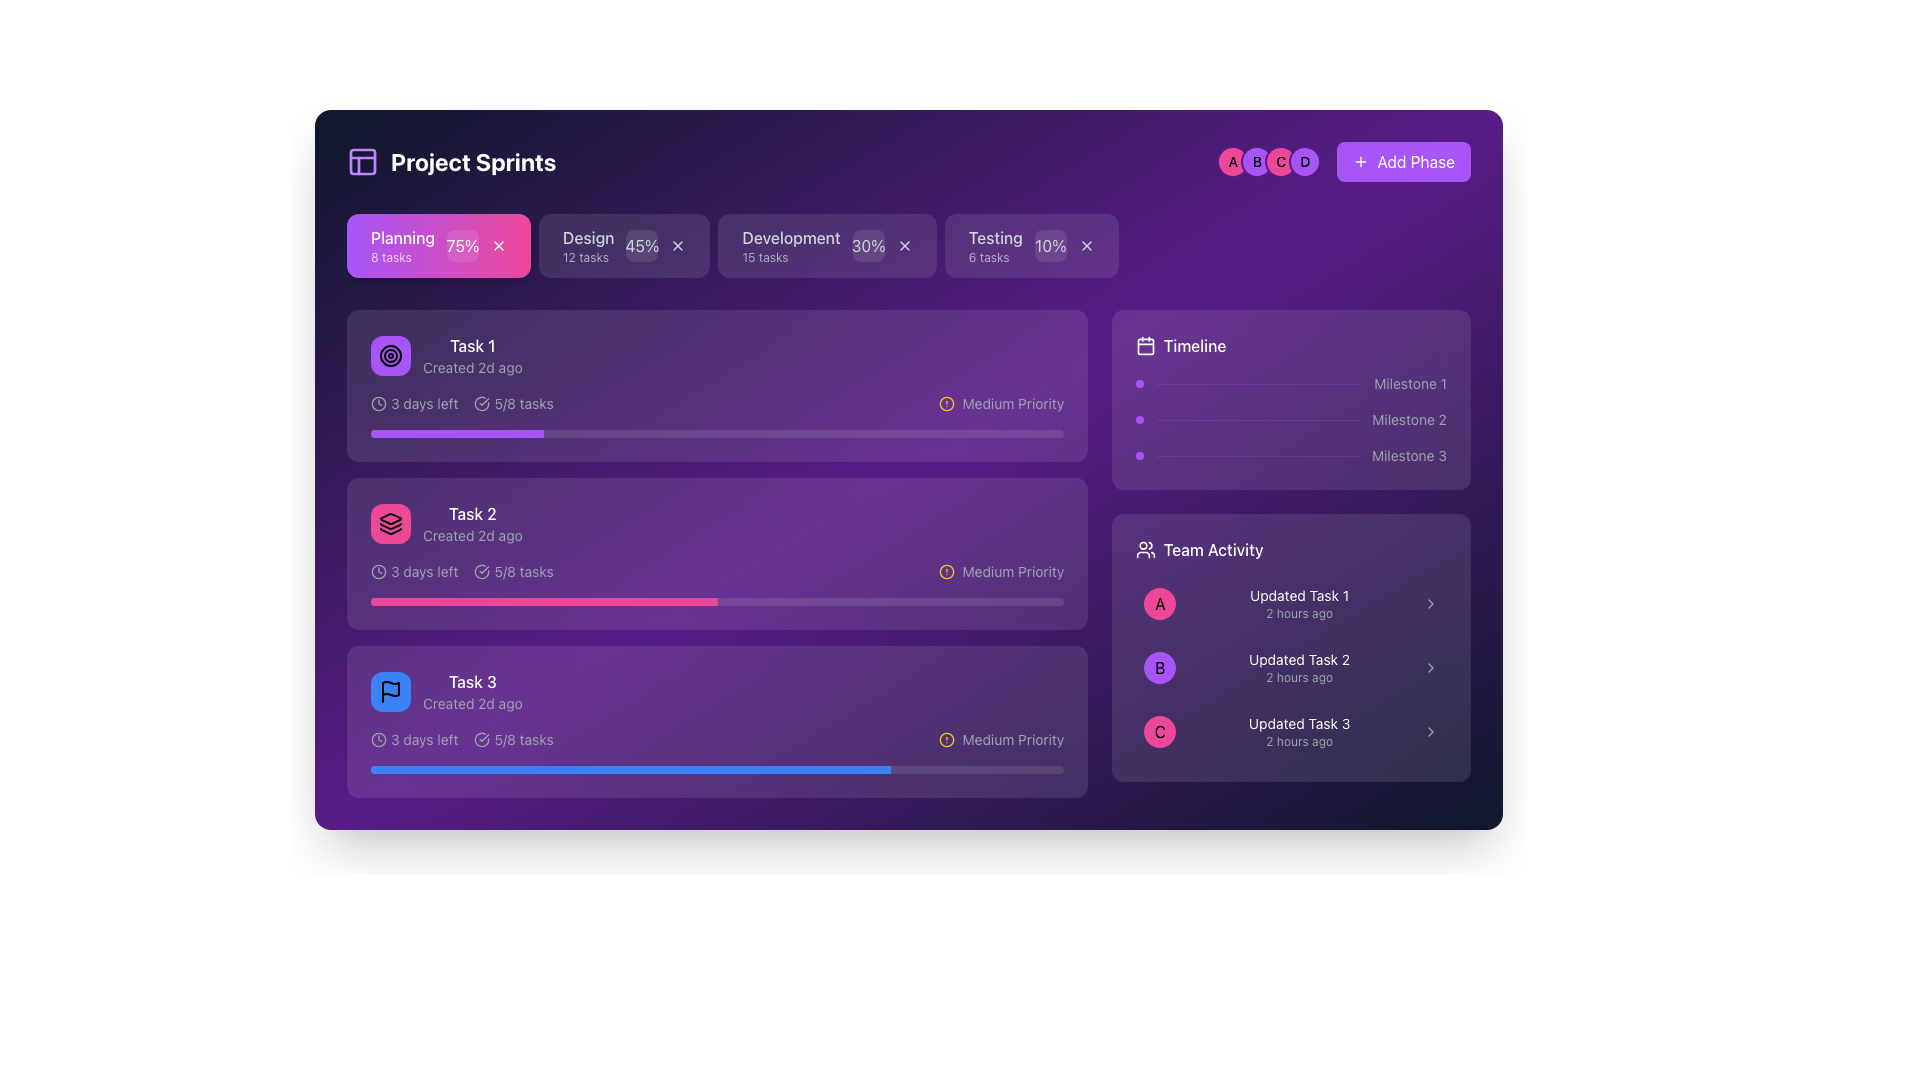  What do you see at coordinates (1299, 741) in the screenshot?
I see `the text element displaying '2 hours ago', which is a small gray text located directly below the 'Updated Task 3' label in the 'Team Activity' section` at bounding box center [1299, 741].